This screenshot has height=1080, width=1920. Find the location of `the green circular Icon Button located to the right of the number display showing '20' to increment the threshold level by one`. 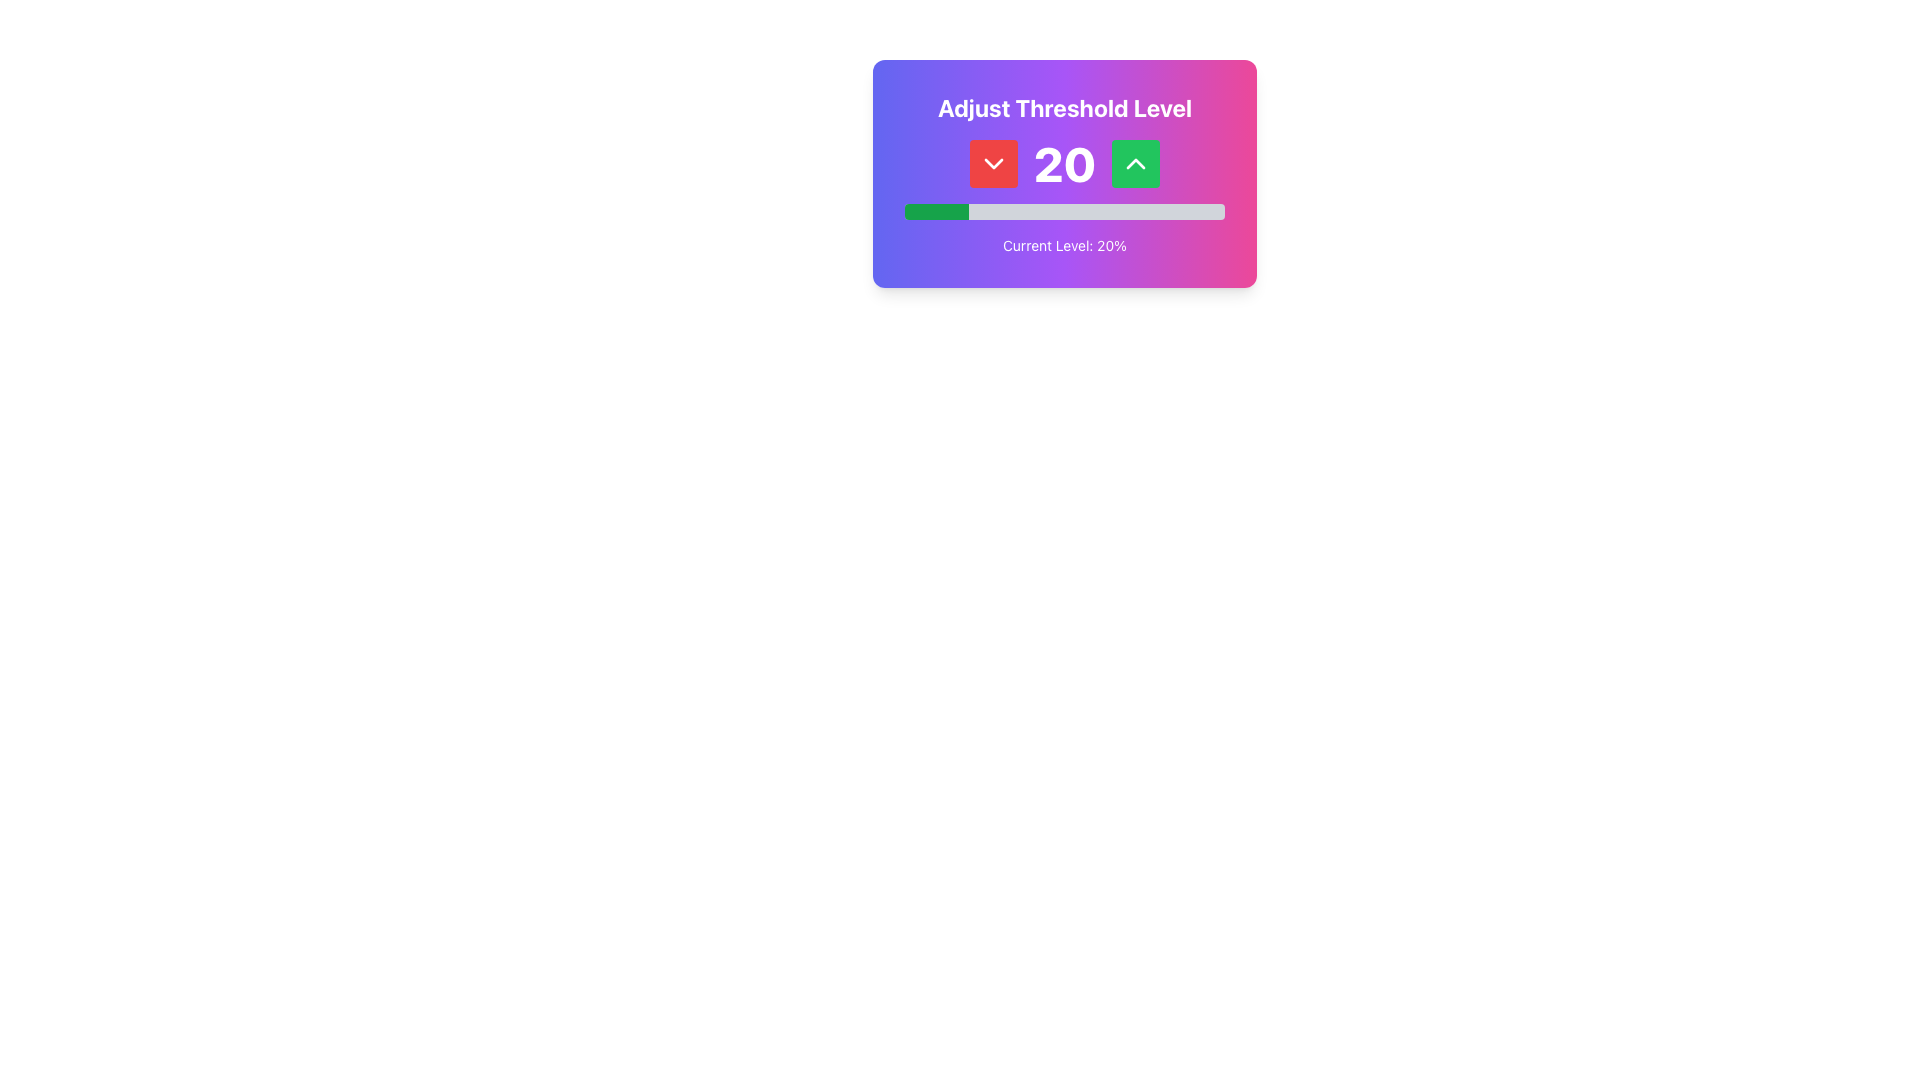

the green circular Icon Button located to the right of the number display showing '20' to increment the threshold level by one is located at coordinates (1136, 163).